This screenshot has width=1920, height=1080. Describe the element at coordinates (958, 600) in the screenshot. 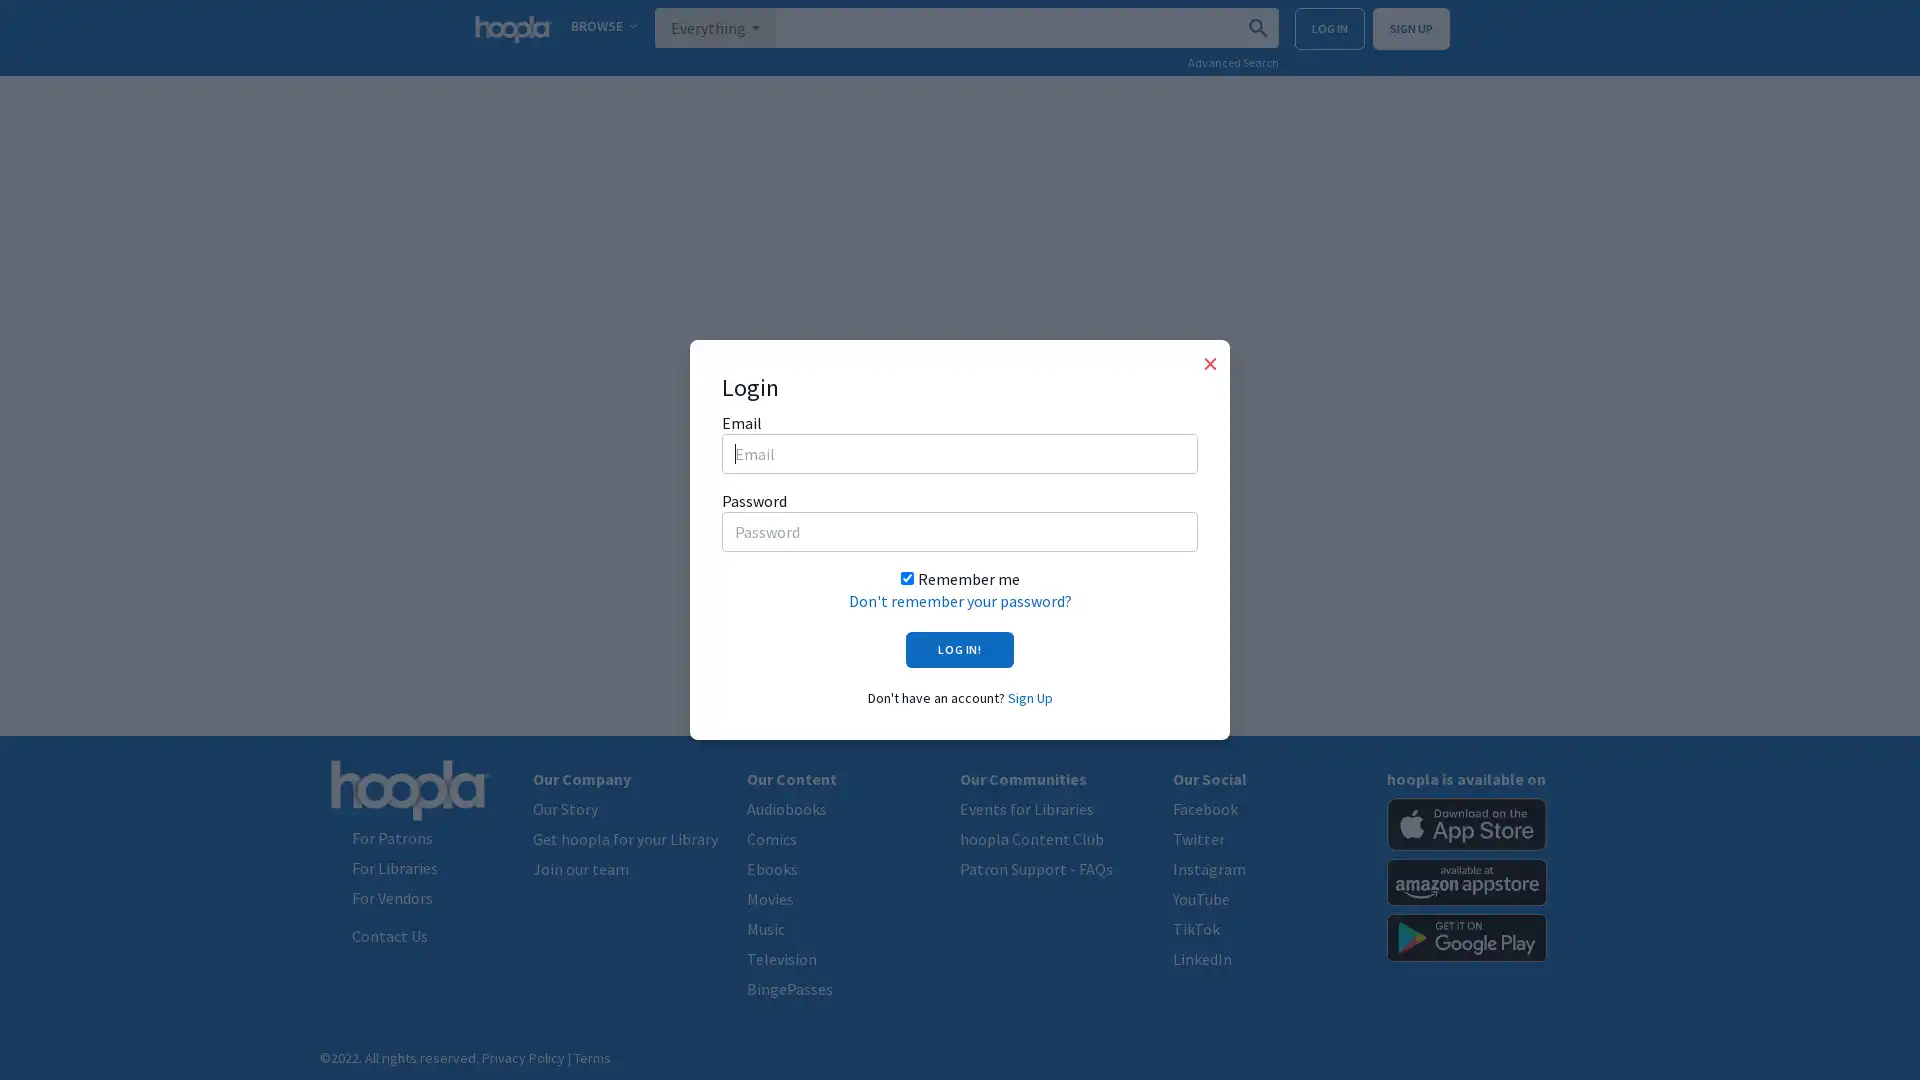

I see `Don't remember your password?` at that location.